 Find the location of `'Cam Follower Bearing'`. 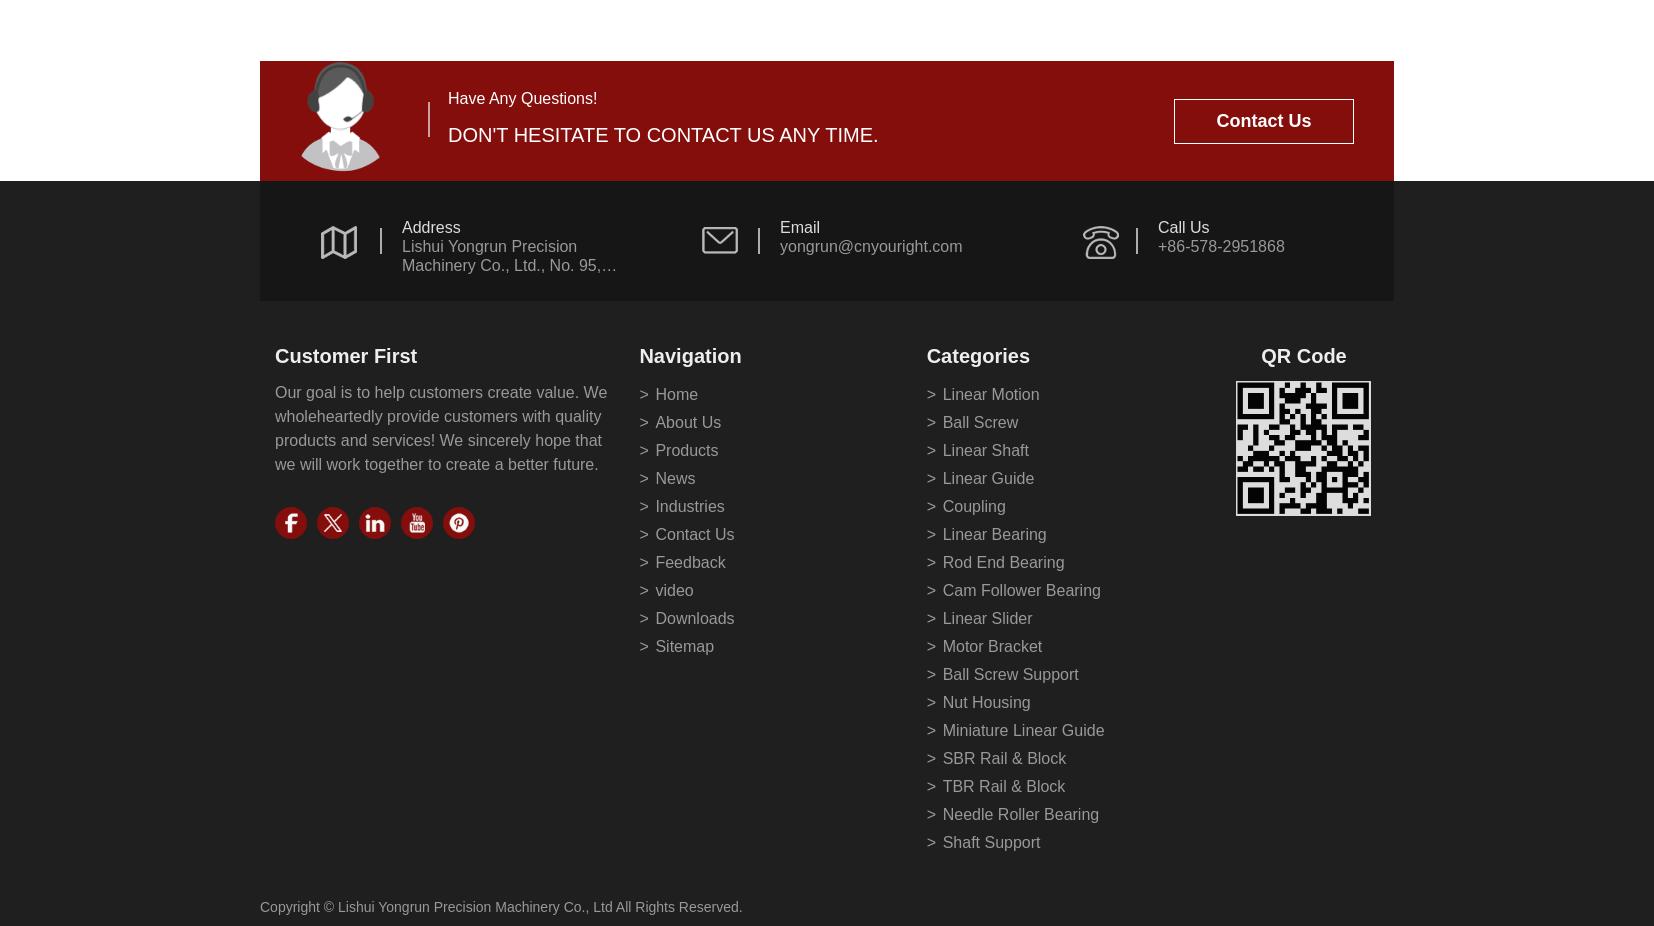

'Cam Follower Bearing' is located at coordinates (1020, 589).